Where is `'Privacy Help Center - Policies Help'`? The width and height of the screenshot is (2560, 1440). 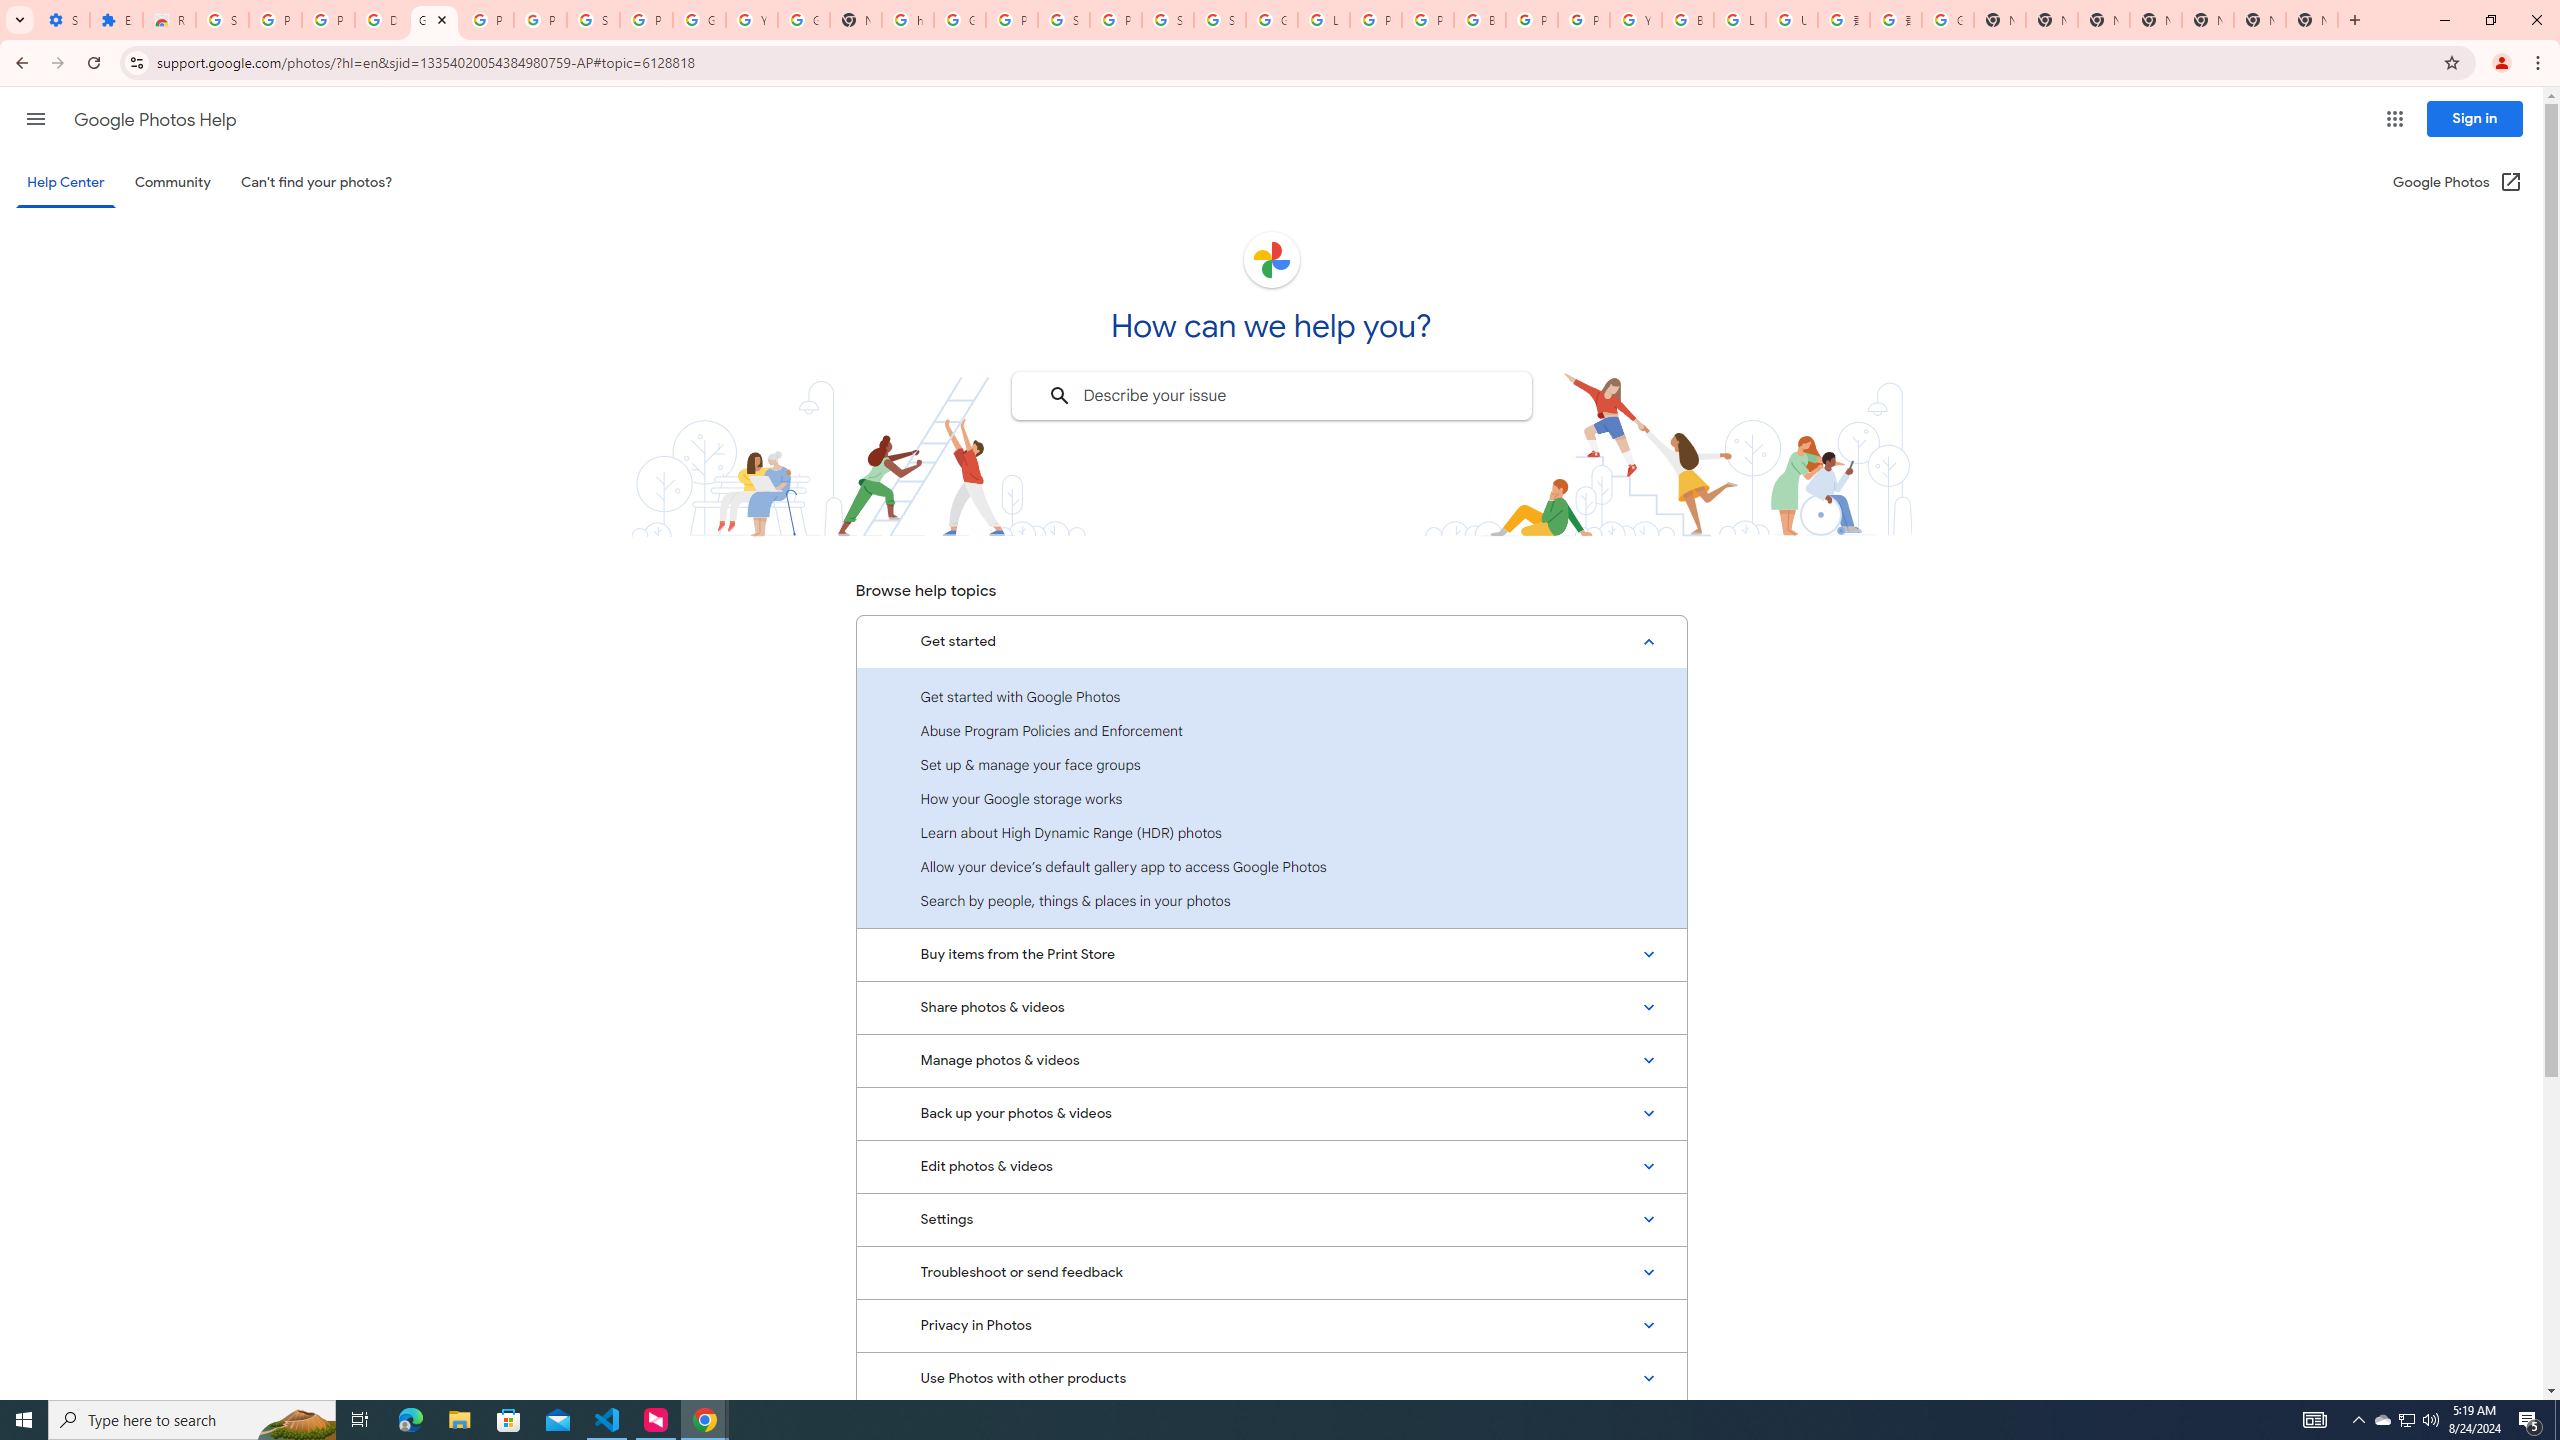 'Privacy Help Center - Policies Help' is located at coordinates (1375, 19).